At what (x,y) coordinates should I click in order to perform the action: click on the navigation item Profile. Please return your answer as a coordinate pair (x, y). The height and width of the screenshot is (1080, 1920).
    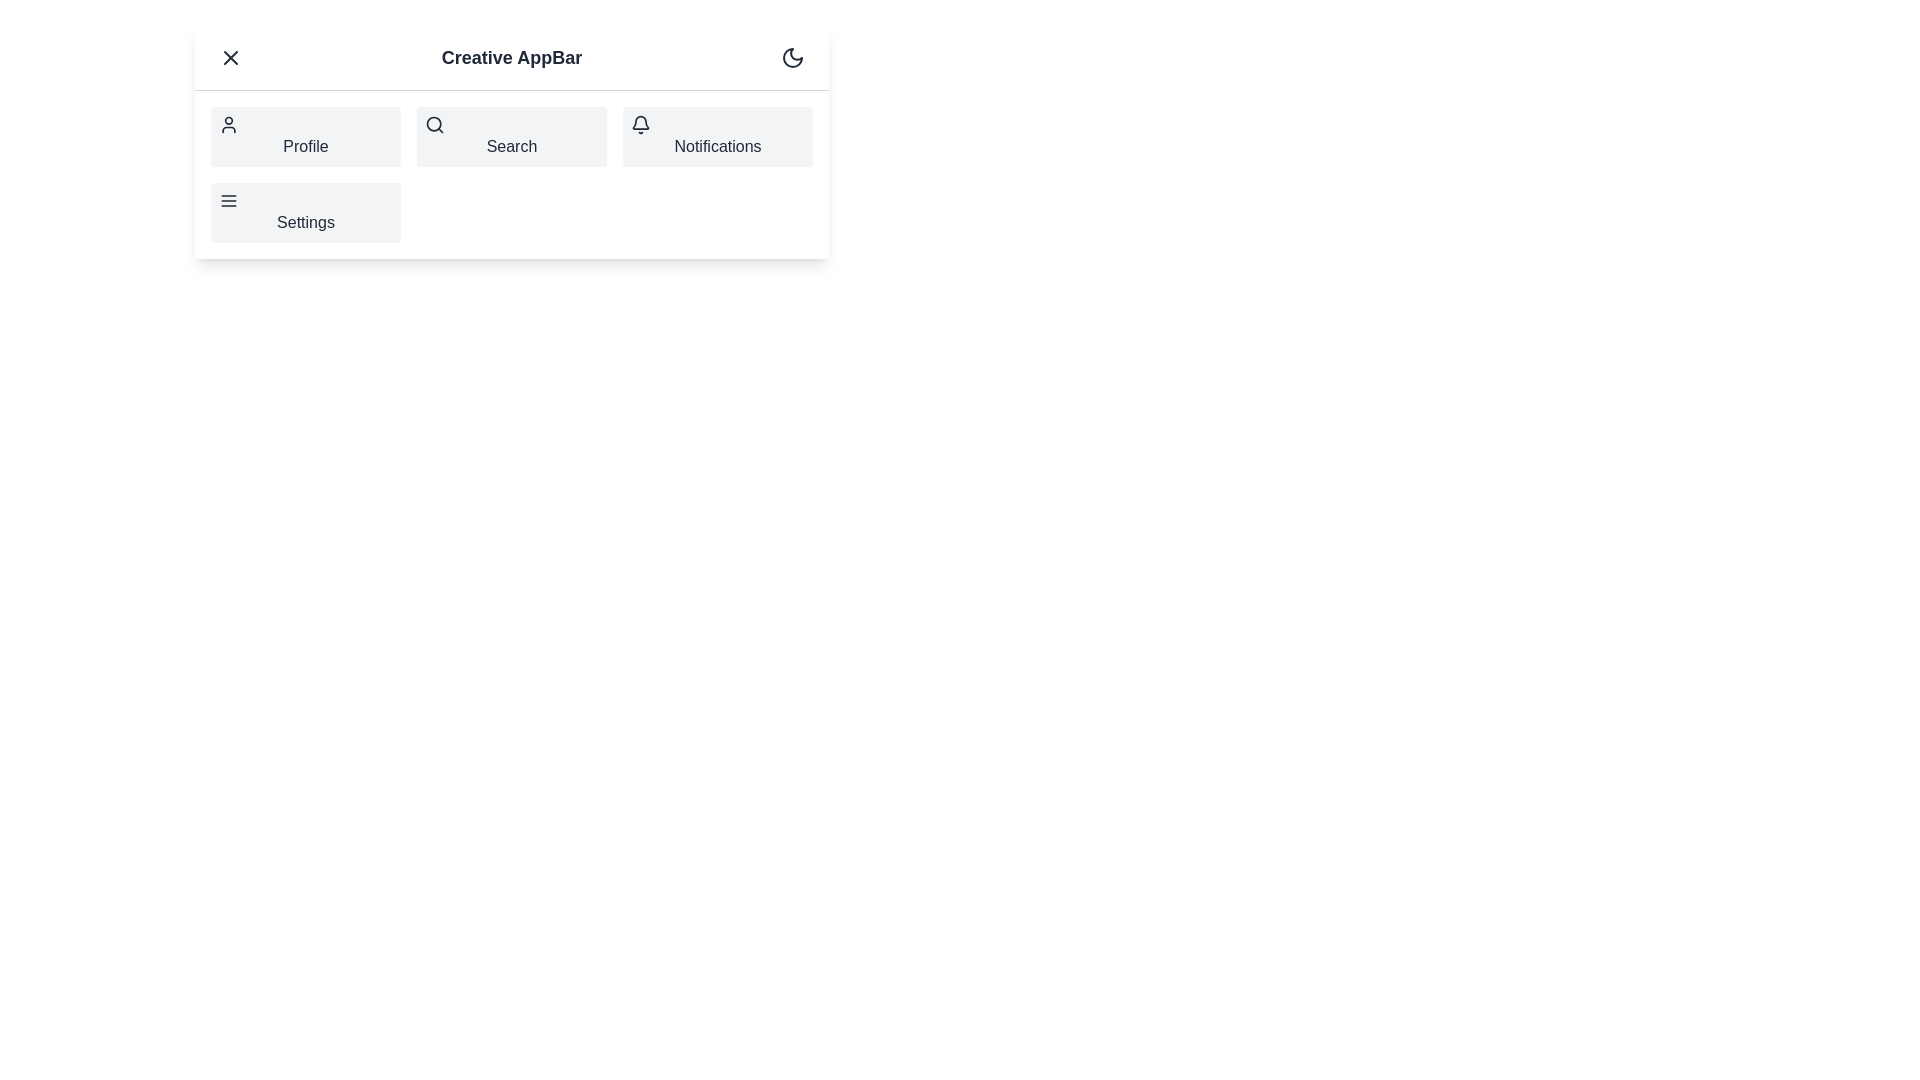
    Looking at the image, I should click on (305, 136).